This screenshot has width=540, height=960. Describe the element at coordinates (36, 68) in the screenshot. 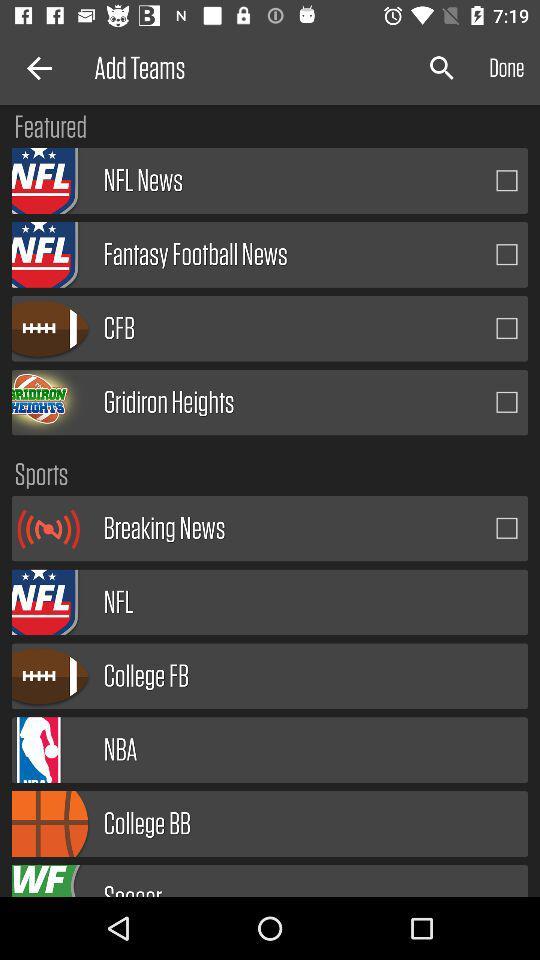

I see `icon to the left of the add teams` at that location.